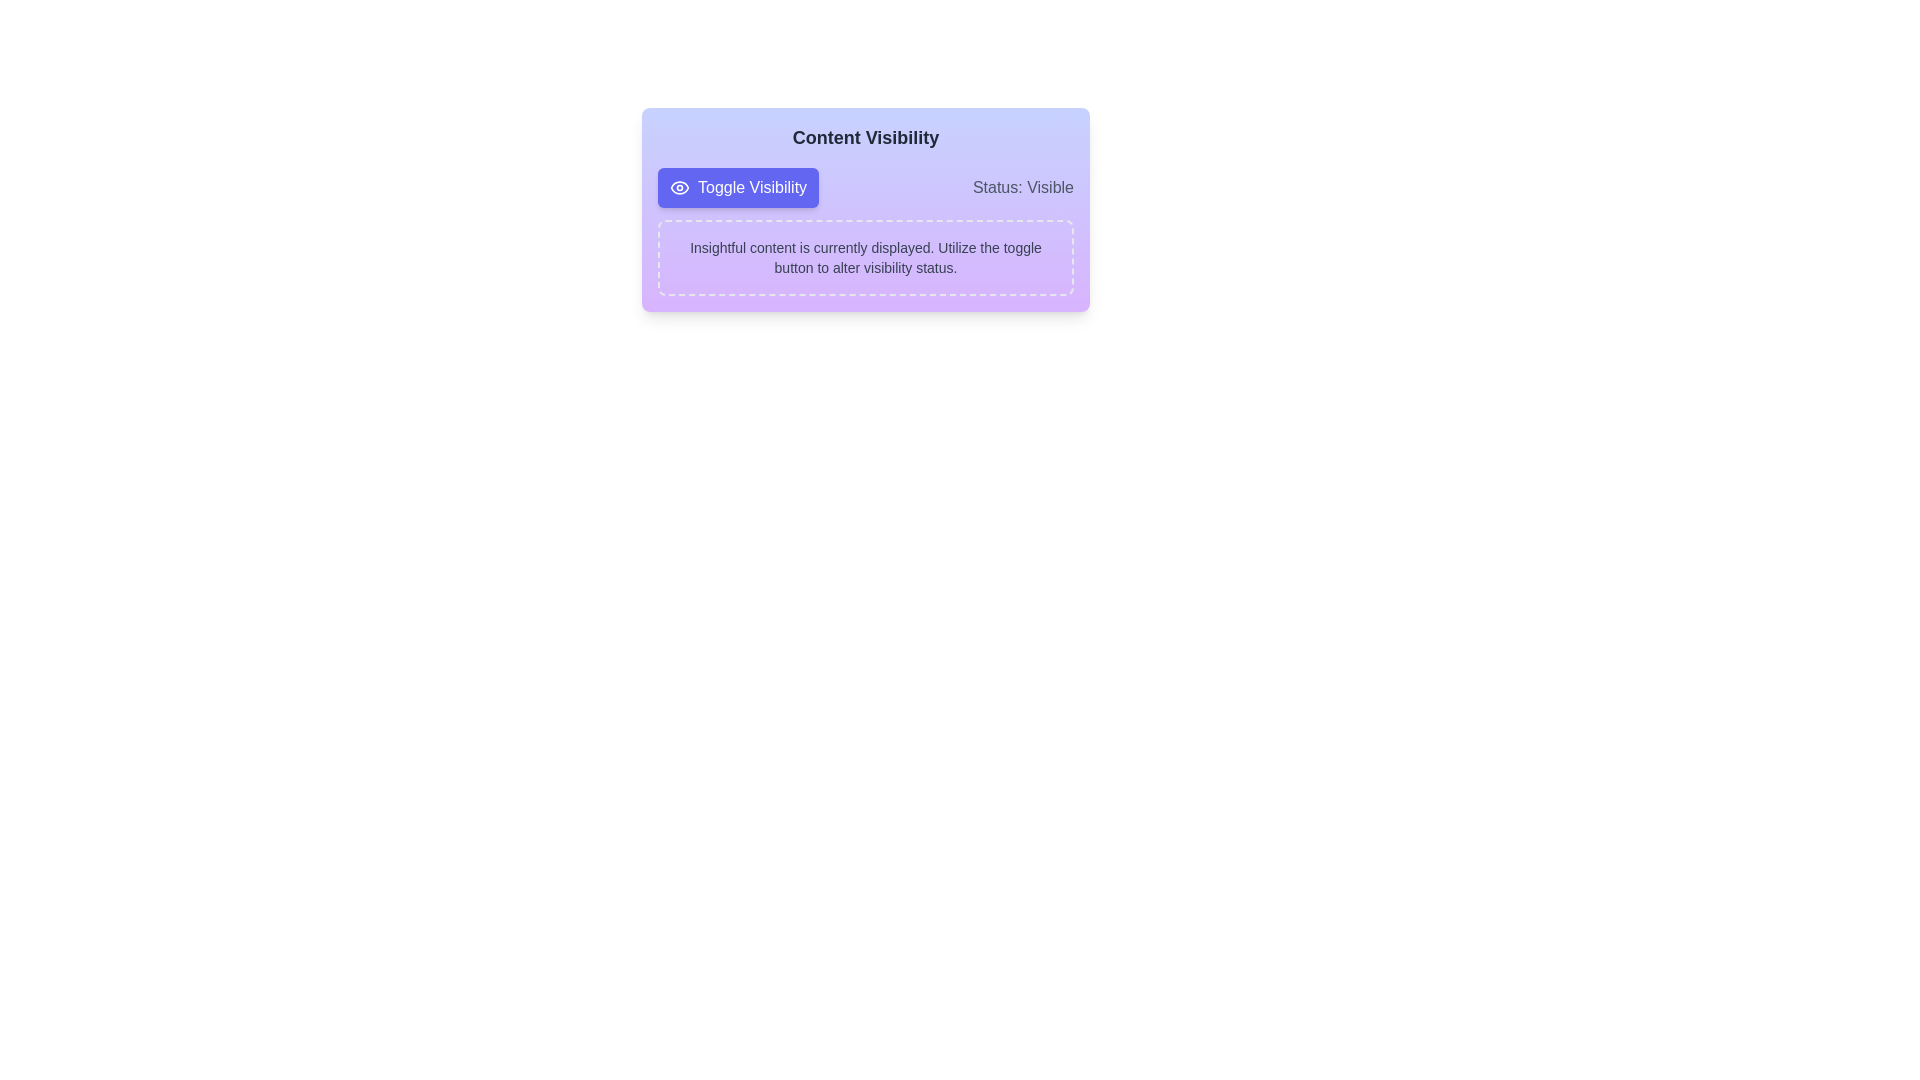 Image resolution: width=1920 pixels, height=1080 pixels. Describe the element at coordinates (737, 188) in the screenshot. I see `the 'Toggle Visibility' button to toggle the visibility of the content` at that location.